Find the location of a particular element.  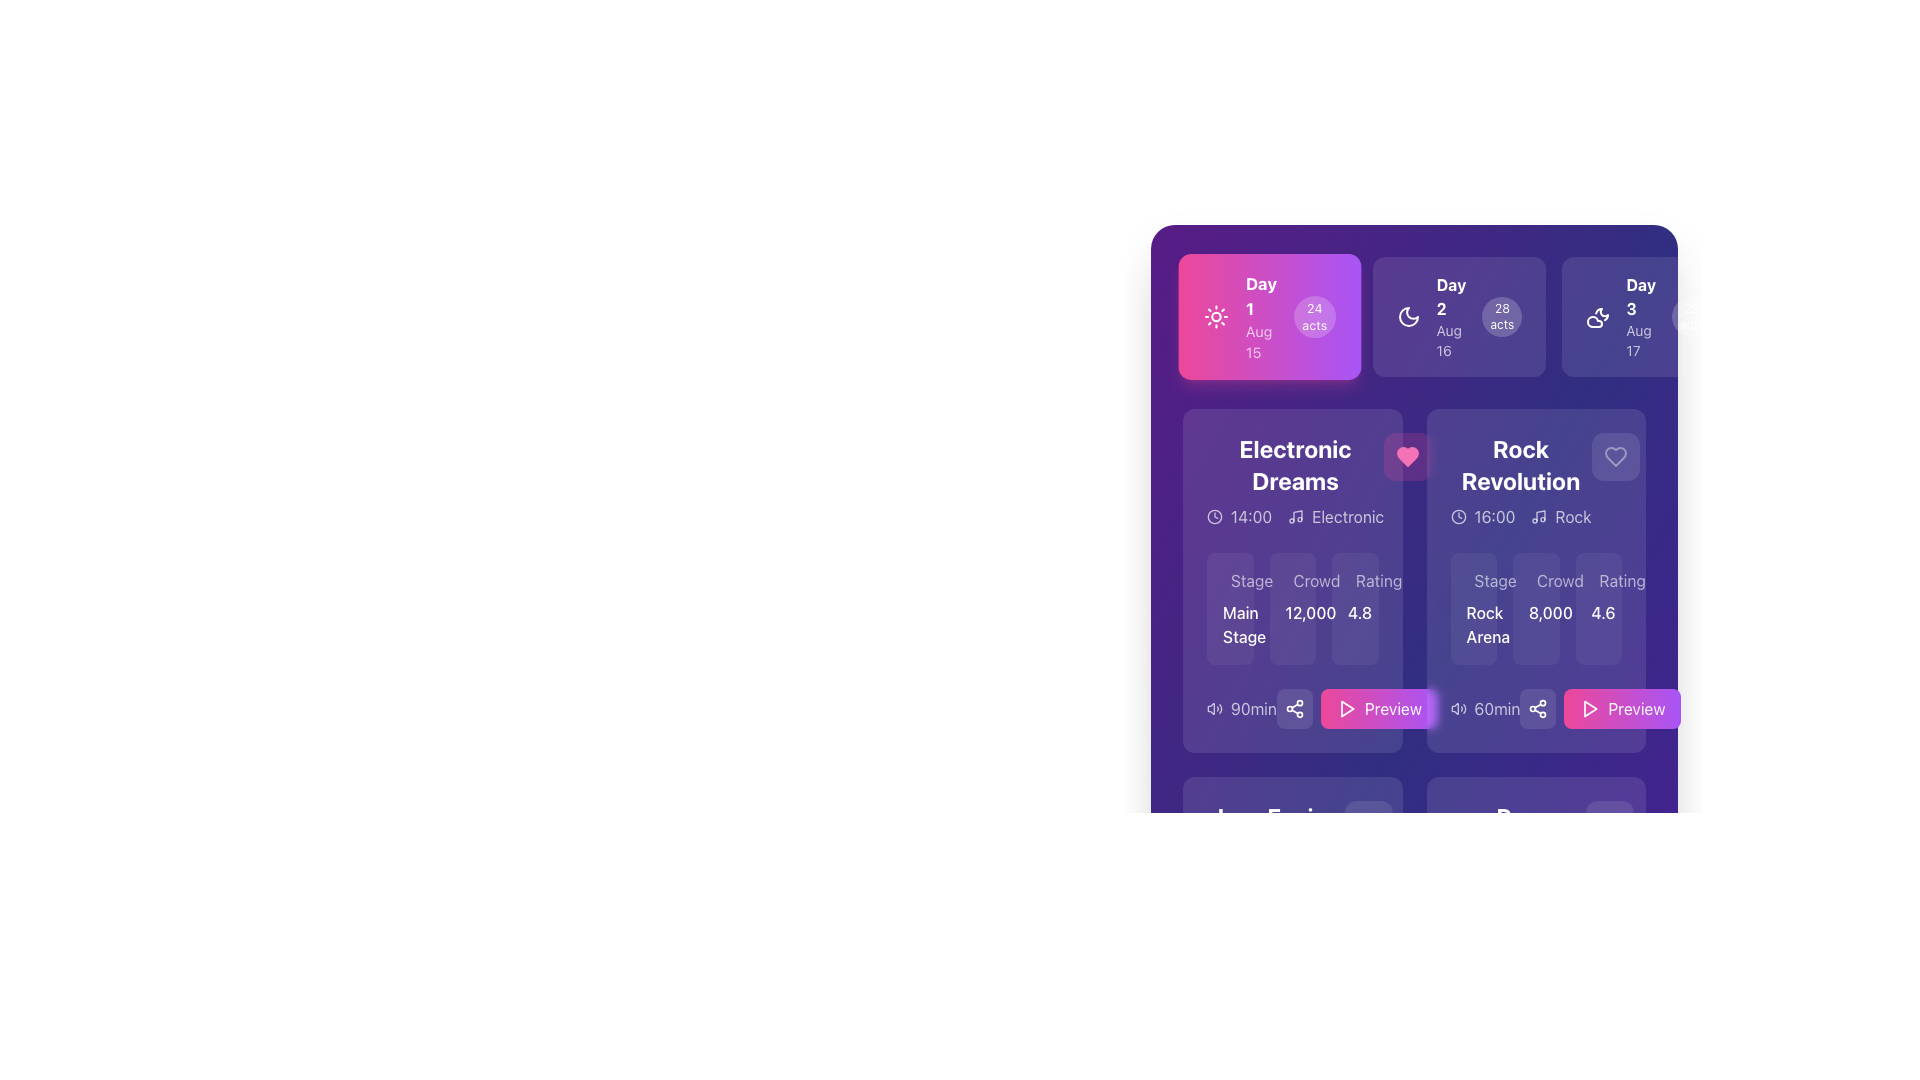

the numeric rating label located in the bottom-right corner of the 'Rating' section under the 'Rock Revolution' header is located at coordinates (1597, 612).